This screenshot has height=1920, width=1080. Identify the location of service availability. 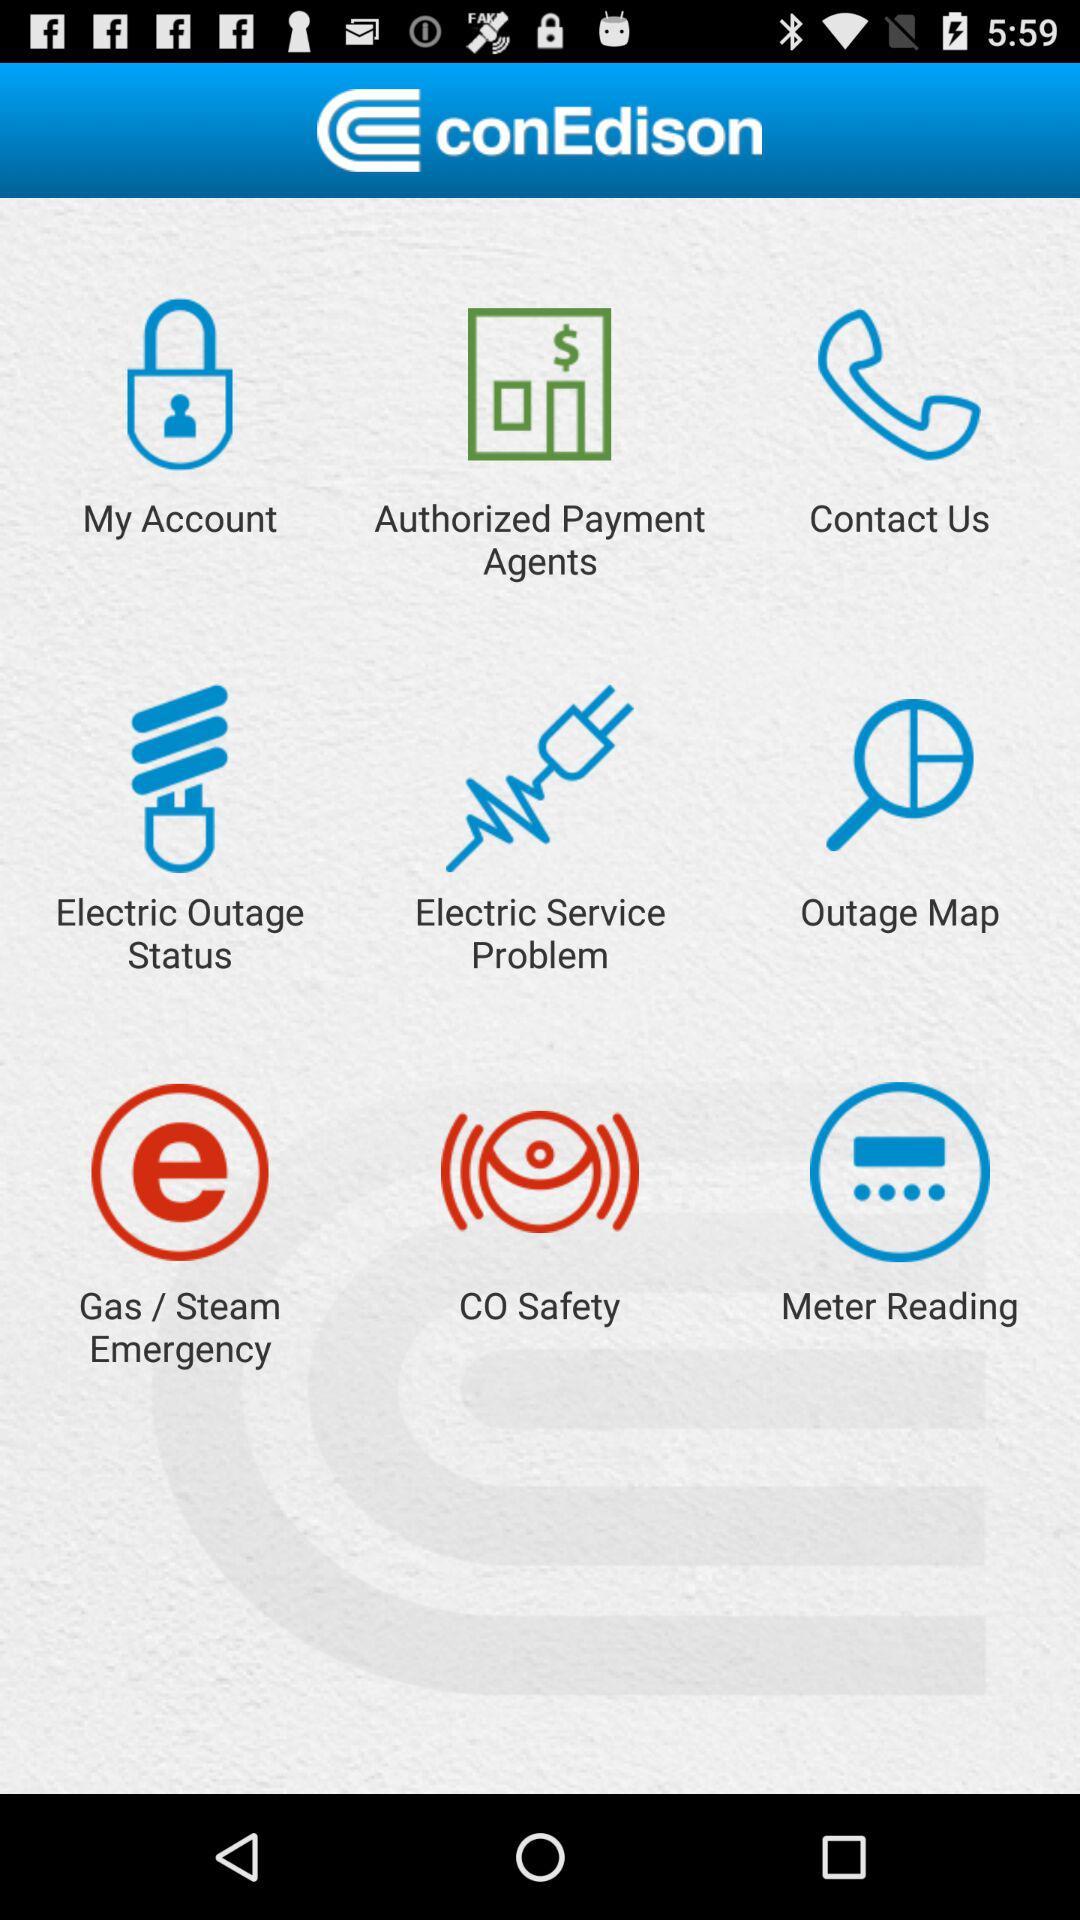
(898, 774).